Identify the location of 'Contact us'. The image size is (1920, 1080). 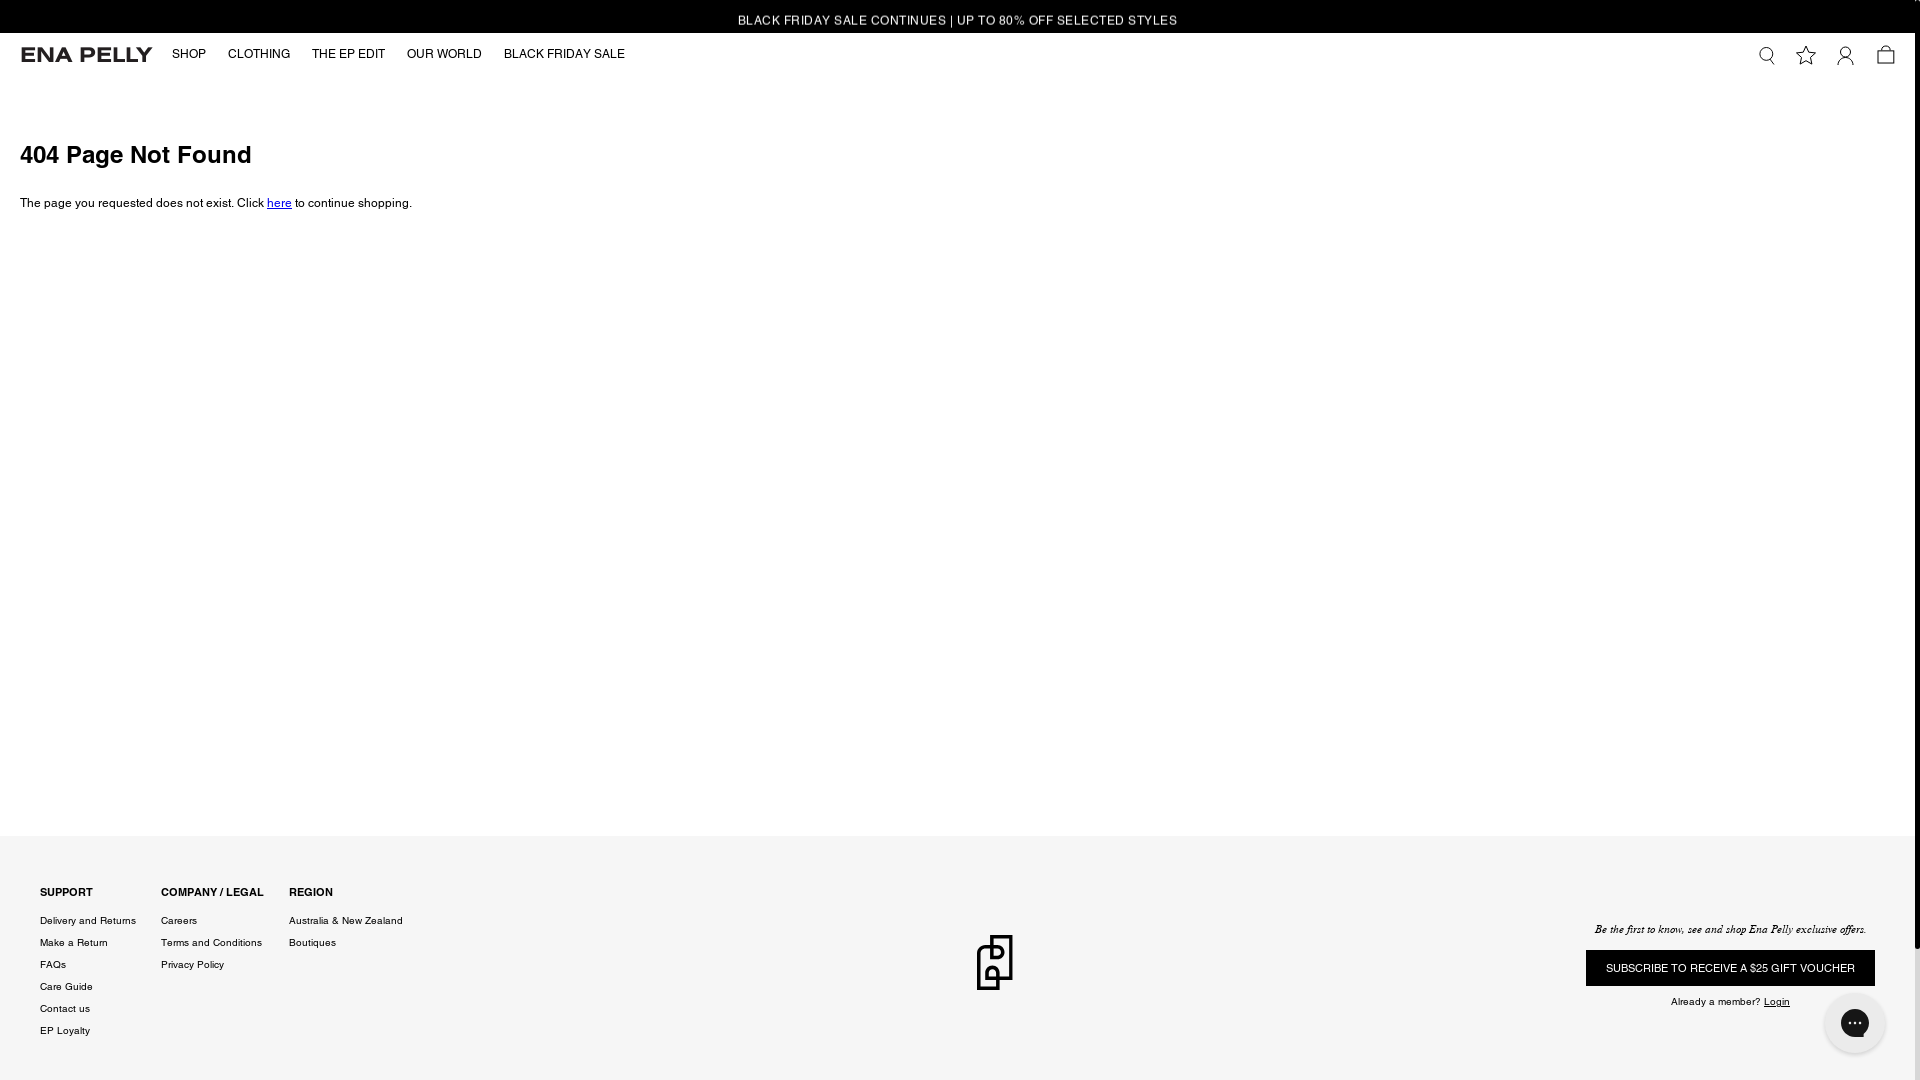
(65, 1009).